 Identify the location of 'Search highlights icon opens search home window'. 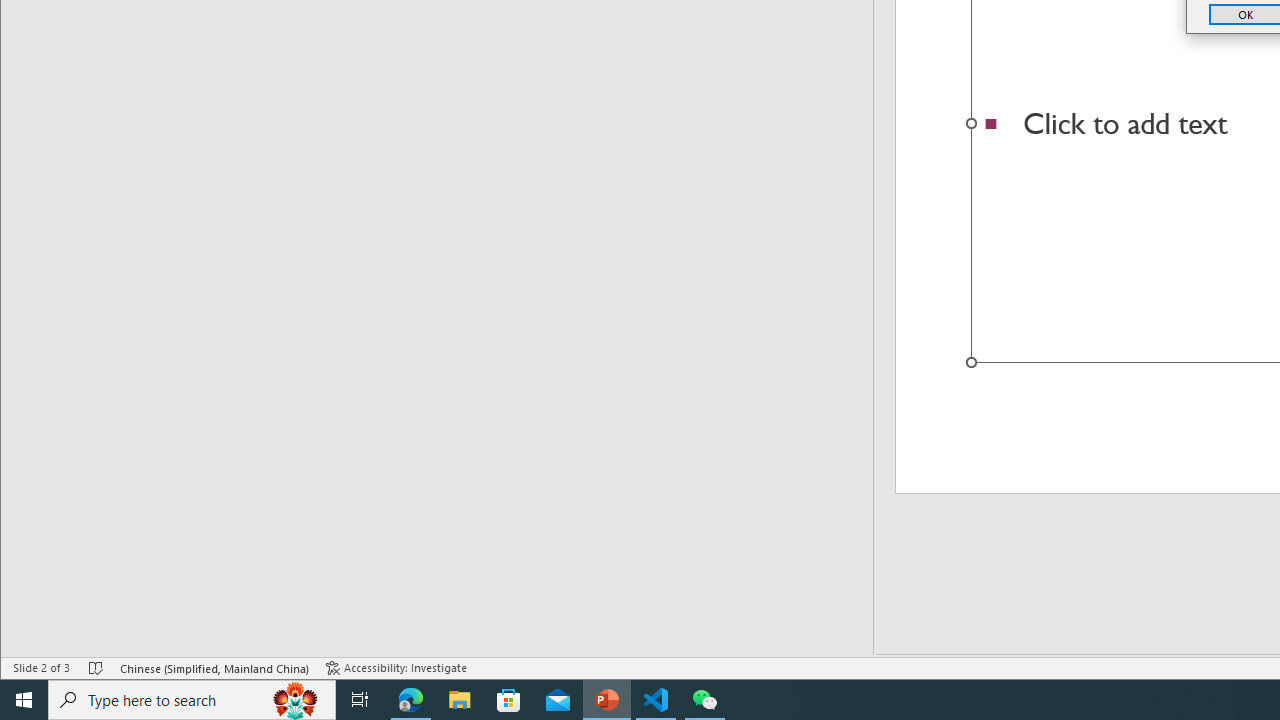
(294, 698).